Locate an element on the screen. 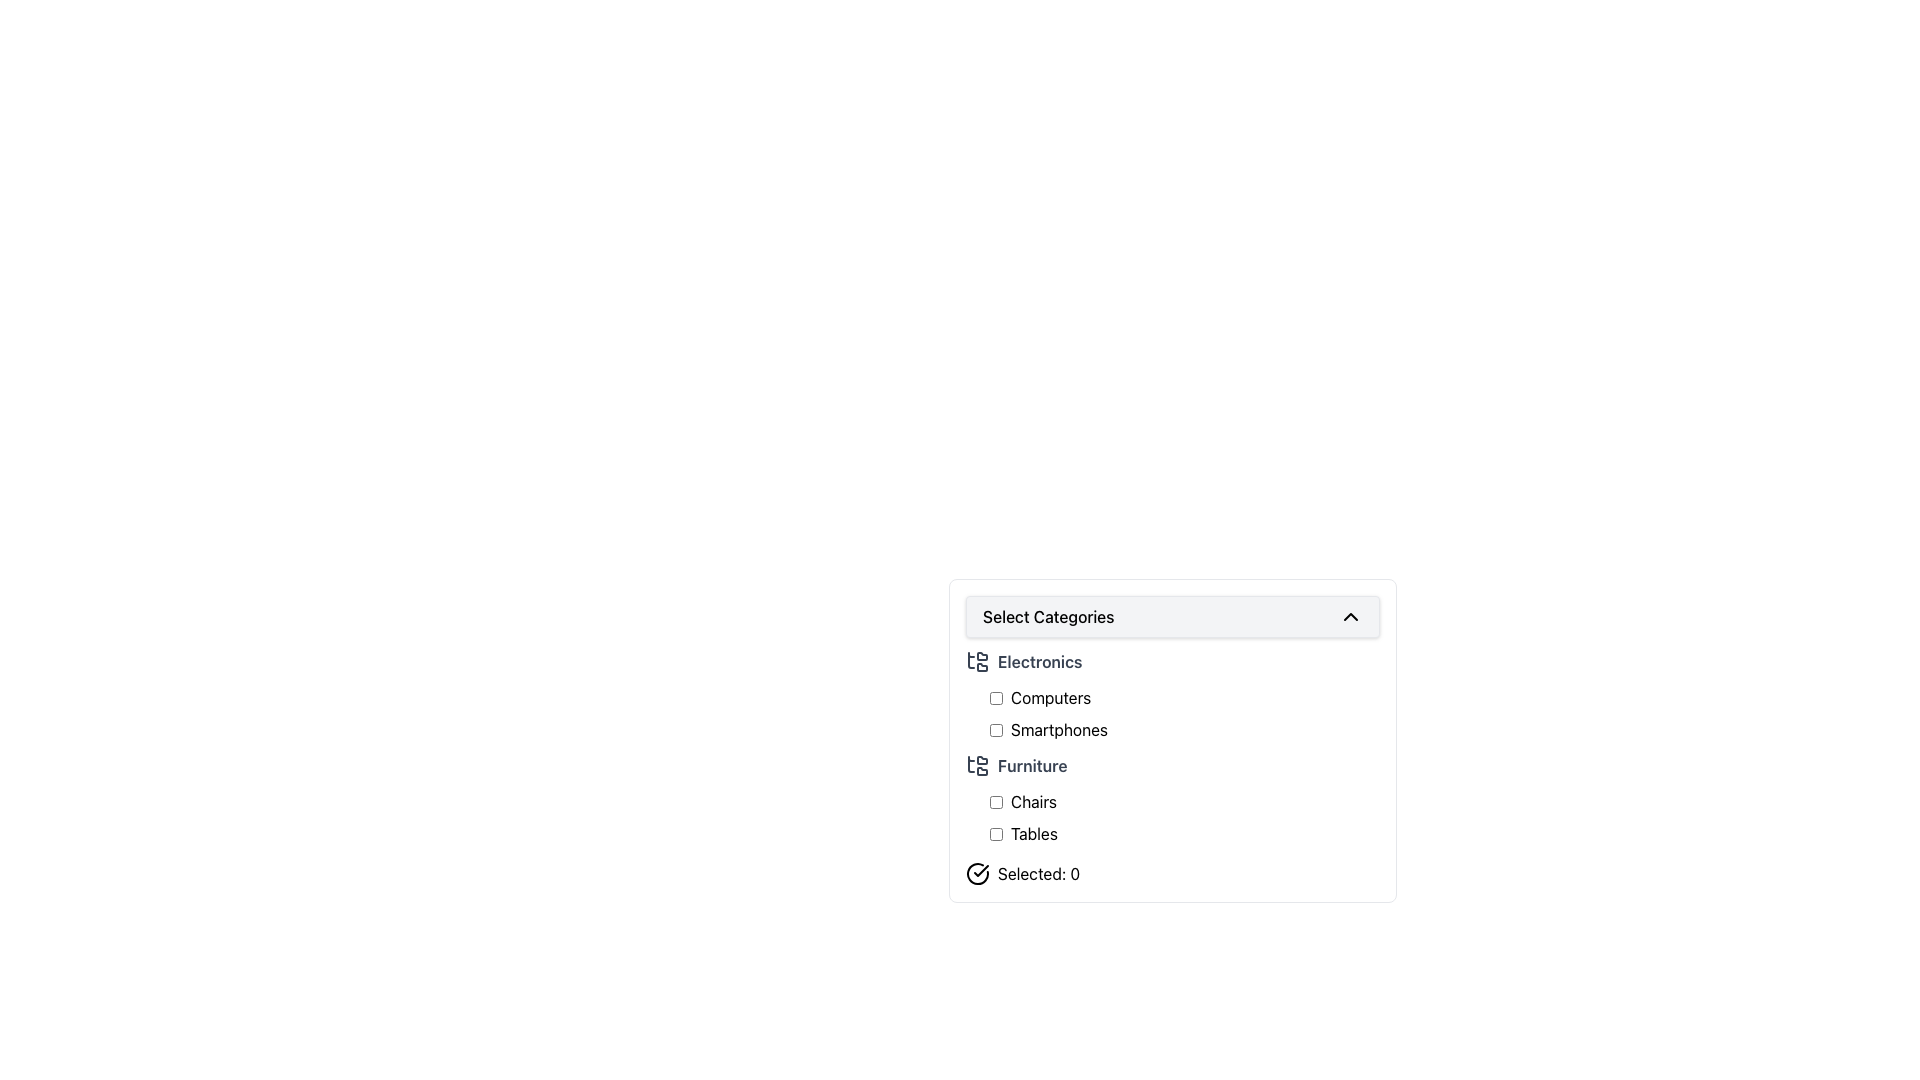  the checkbox located to the left of the label 'Tables' in the 'Furniture' section is located at coordinates (996, 833).